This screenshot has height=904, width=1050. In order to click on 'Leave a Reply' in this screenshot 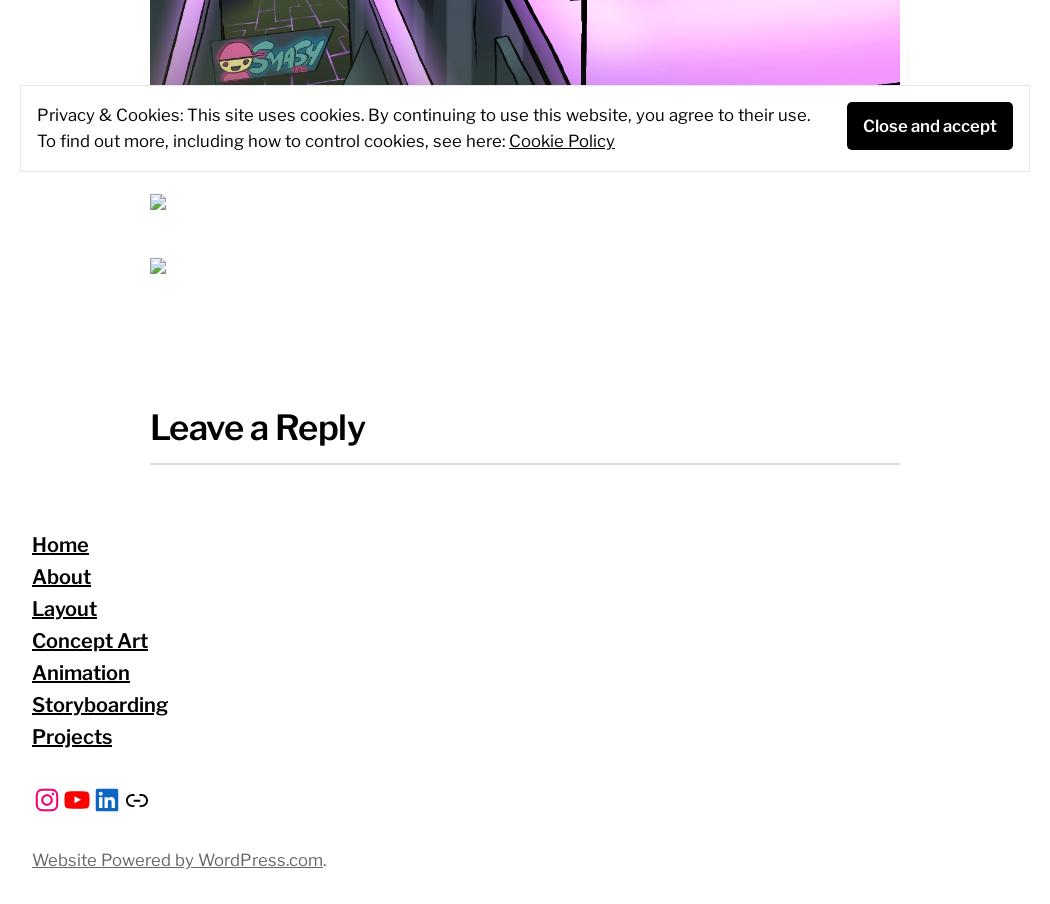, I will do `click(257, 426)`.